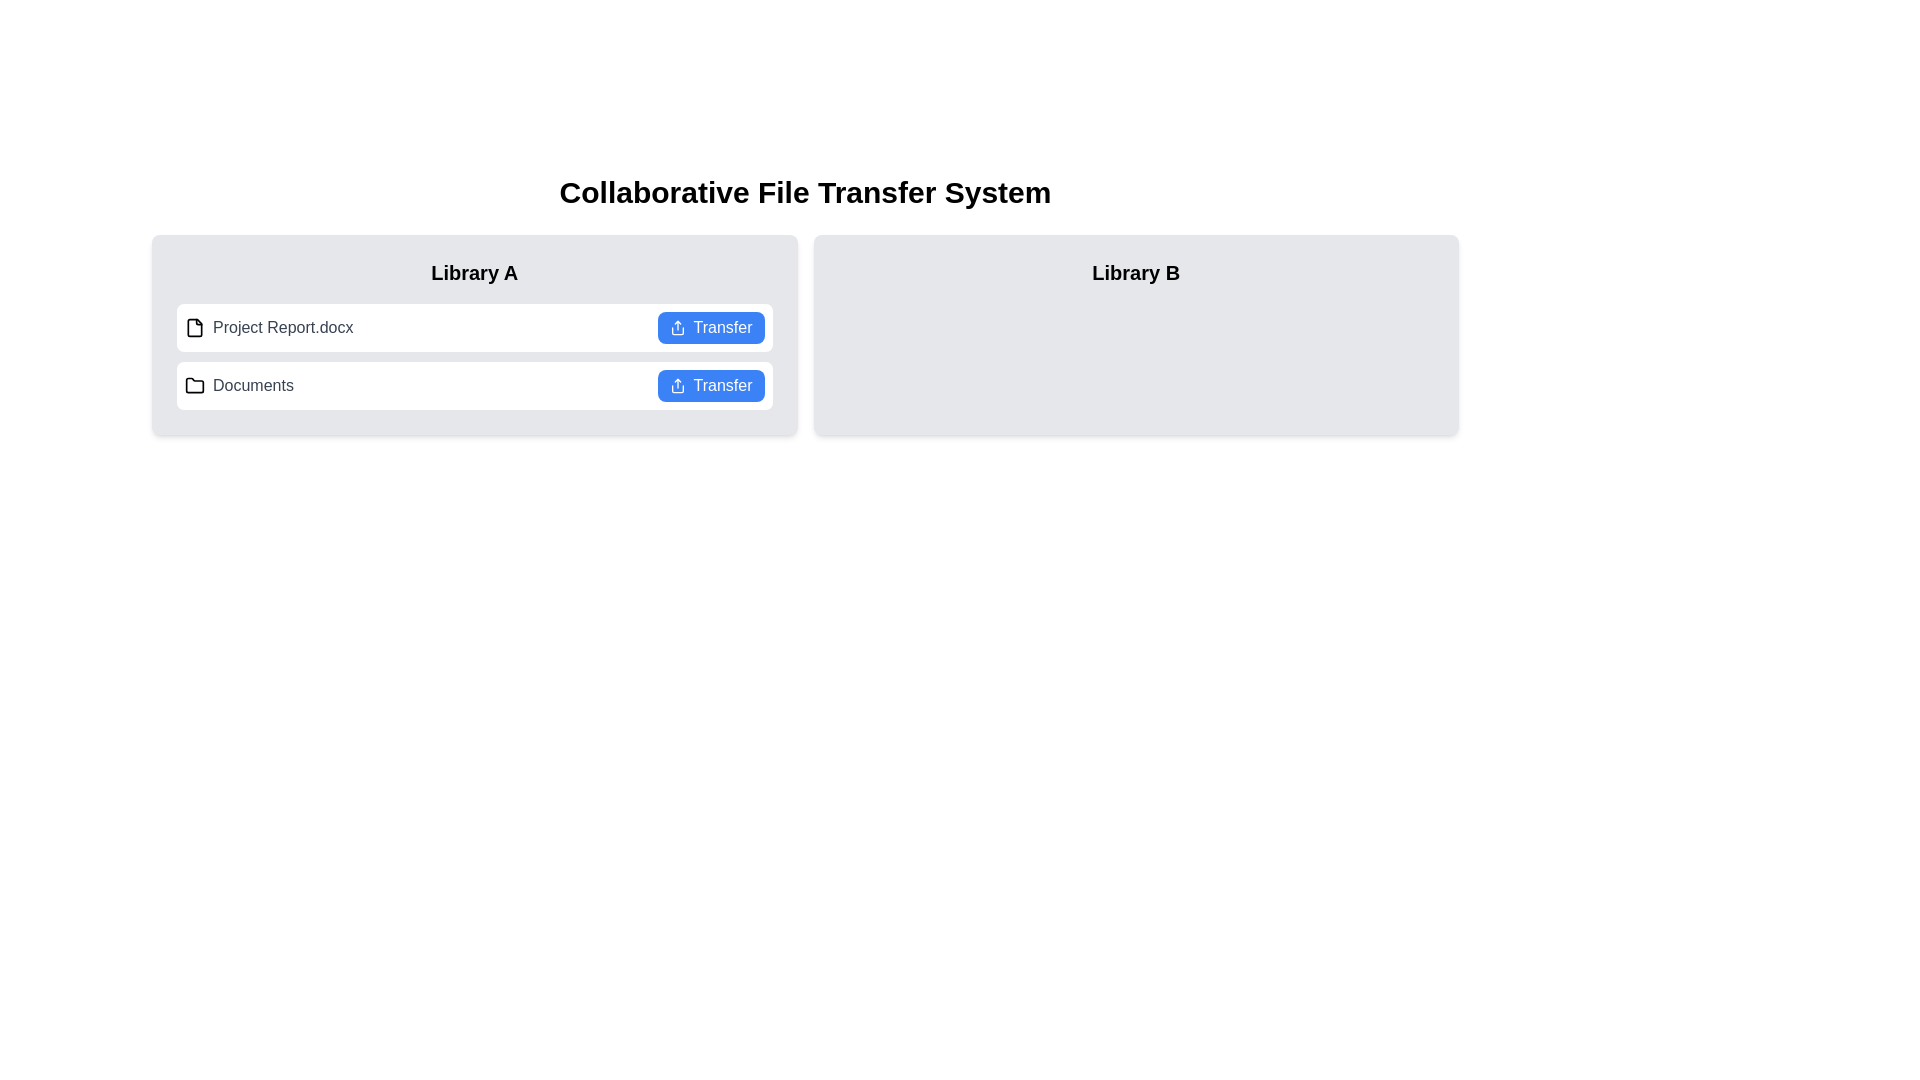 The width and height of the screenshot is (1920, 1080). What do you see at coordinates (677, 326) in the screenshot?
I see `the file transfer icon located within the blue 'Transfer' button to the right of 'Project Report.docx' in the file listing area under 'Library A'` at bounding box center [677, 326].